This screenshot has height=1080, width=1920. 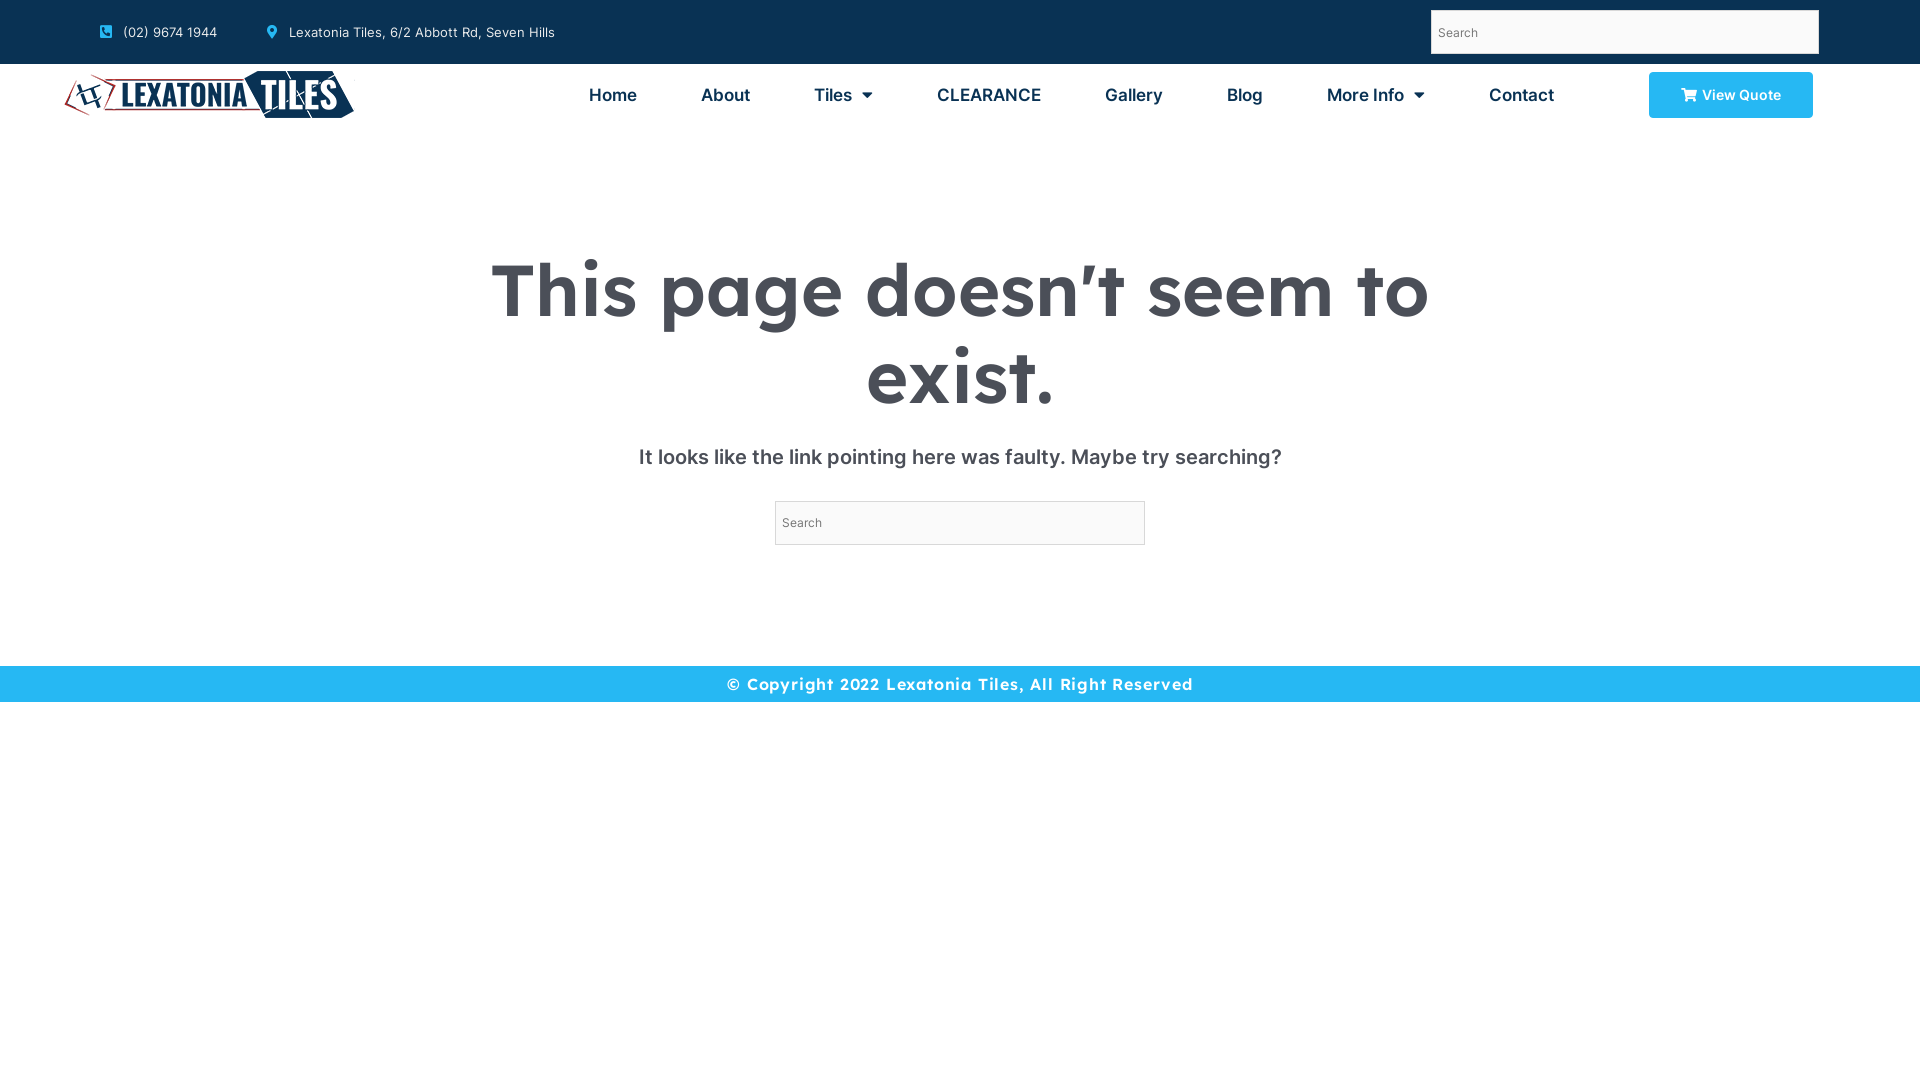 I want to click on '(02) 9674 1944', so click(x=157, y=31).